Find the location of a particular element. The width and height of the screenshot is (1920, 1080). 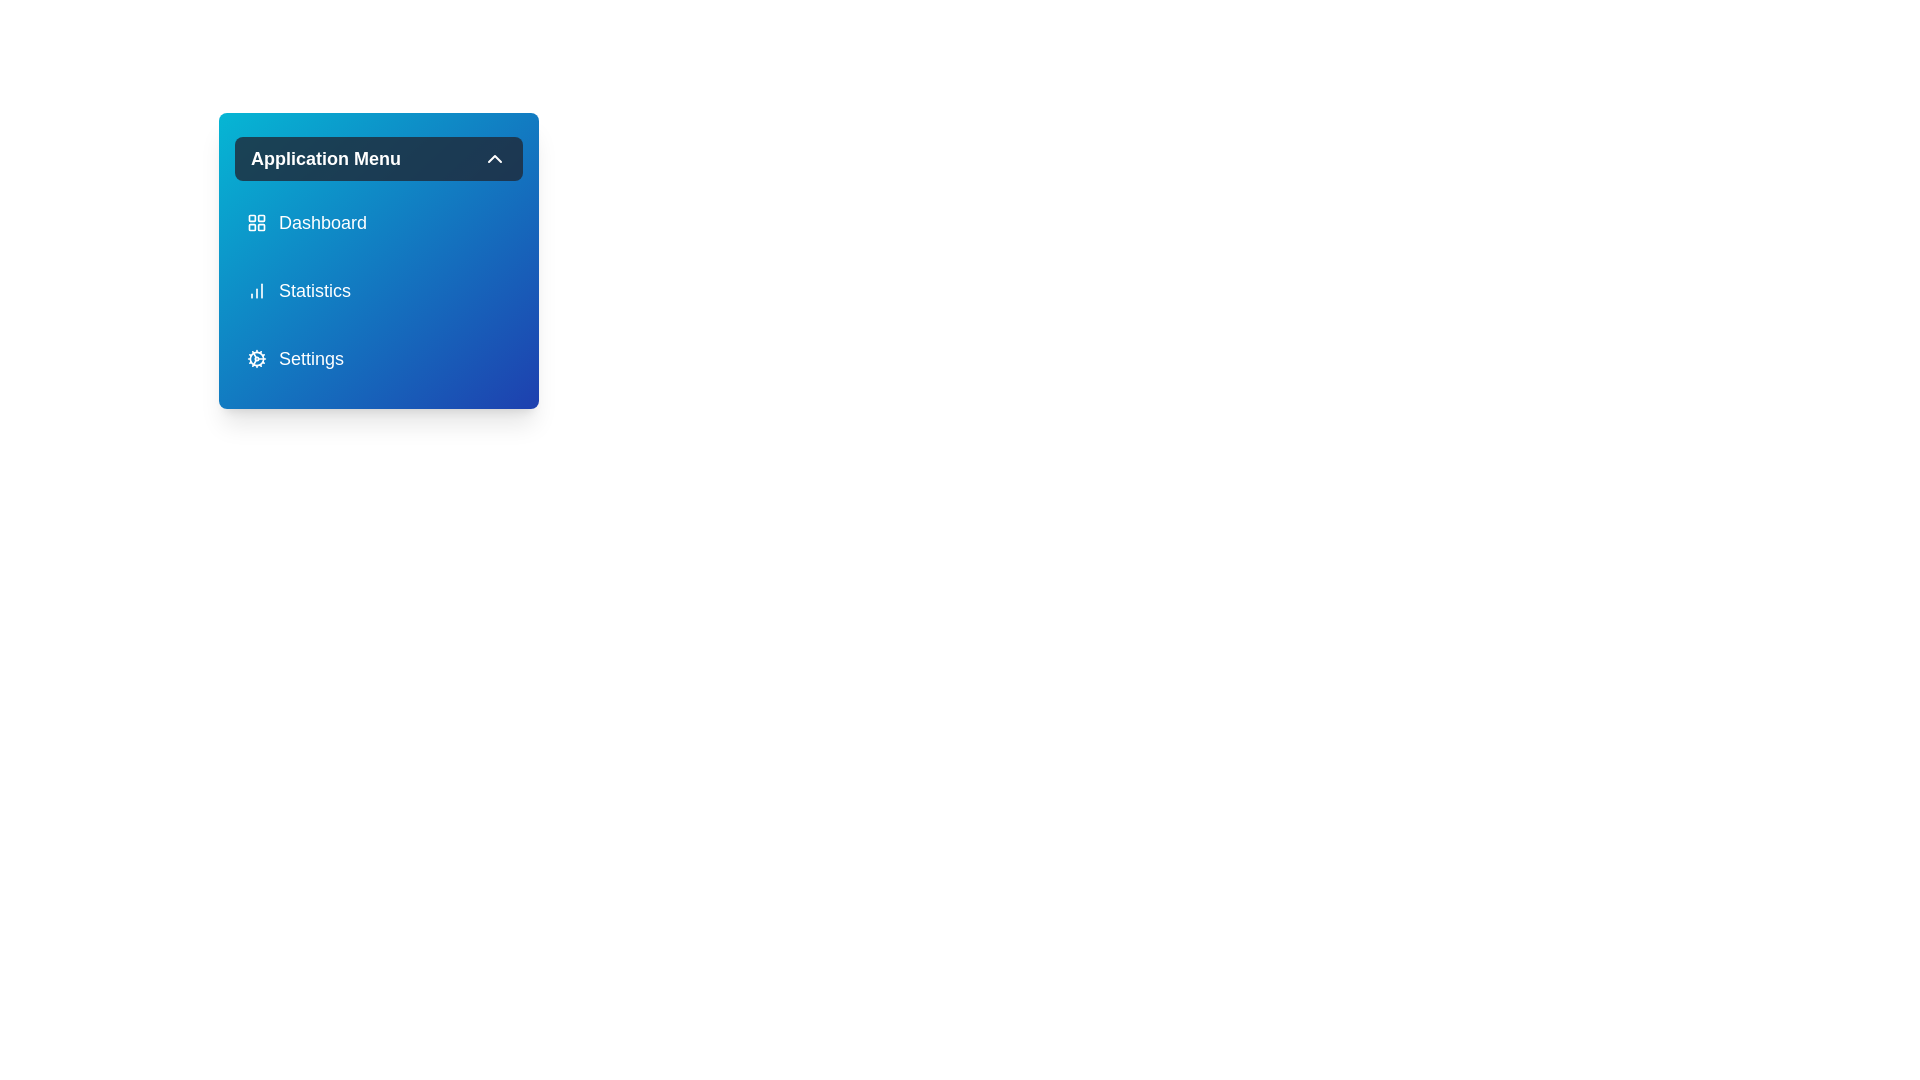

the menu item labeled Dashboard to select it is located at coordinates (379, 223).